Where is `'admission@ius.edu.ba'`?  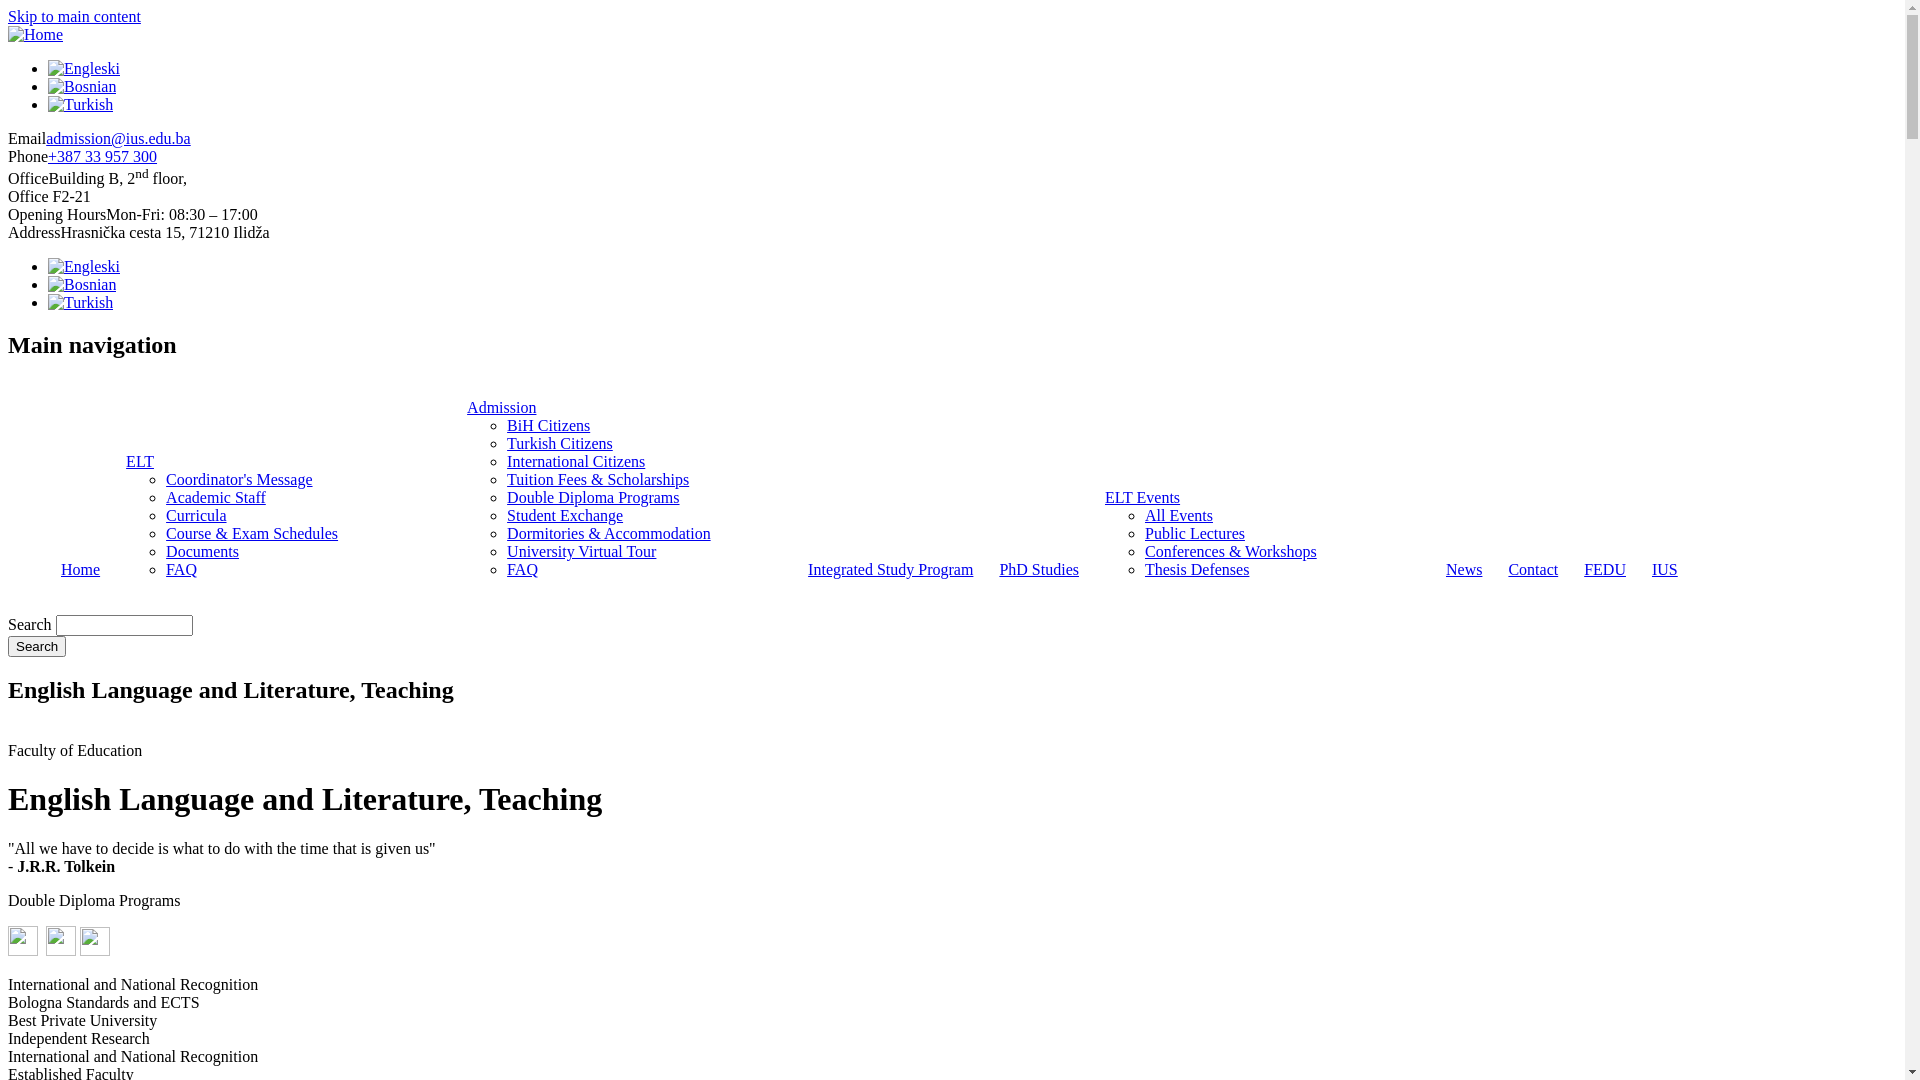
'admission@ius.edu.ba' is located at coordinates (117, 137).